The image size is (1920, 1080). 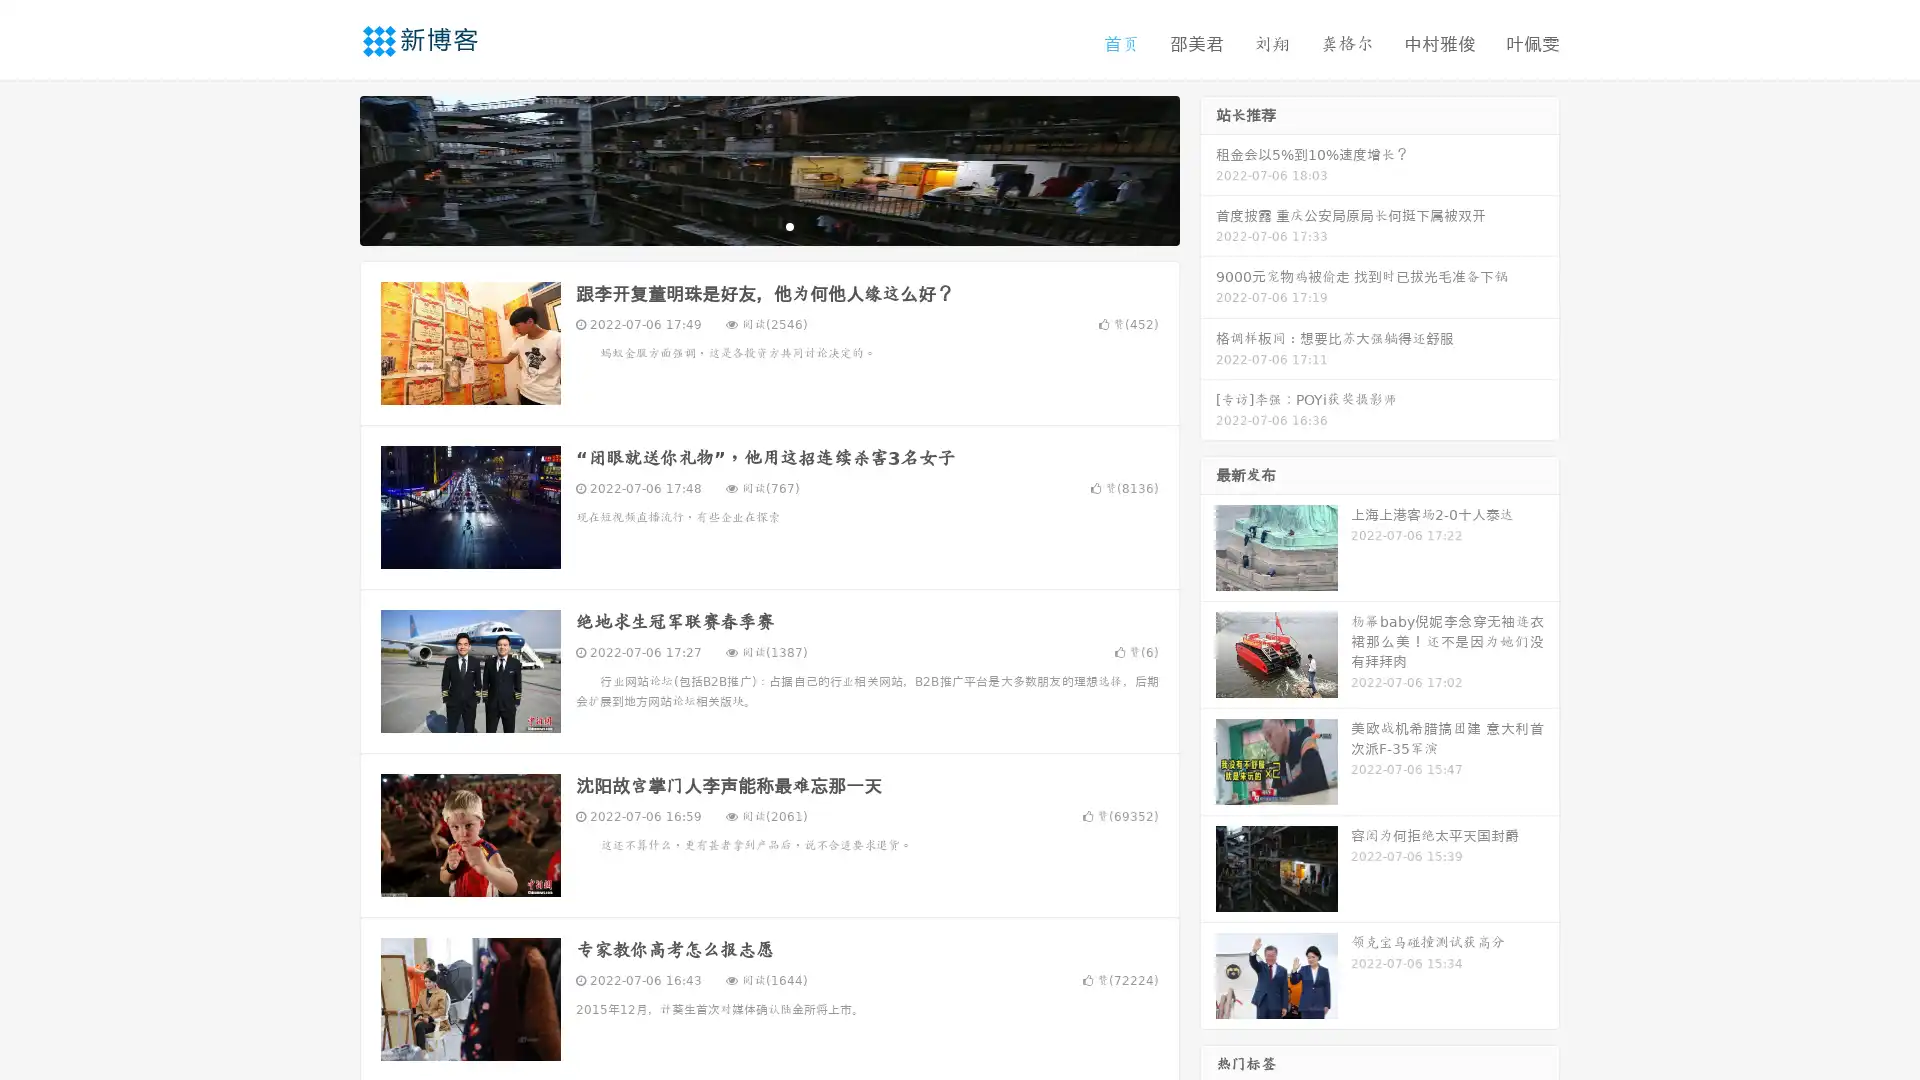 What do you see at coordinates (768, 225) in the screenshot?
I see `Go to slide 2` at bounding box center [768, 225].